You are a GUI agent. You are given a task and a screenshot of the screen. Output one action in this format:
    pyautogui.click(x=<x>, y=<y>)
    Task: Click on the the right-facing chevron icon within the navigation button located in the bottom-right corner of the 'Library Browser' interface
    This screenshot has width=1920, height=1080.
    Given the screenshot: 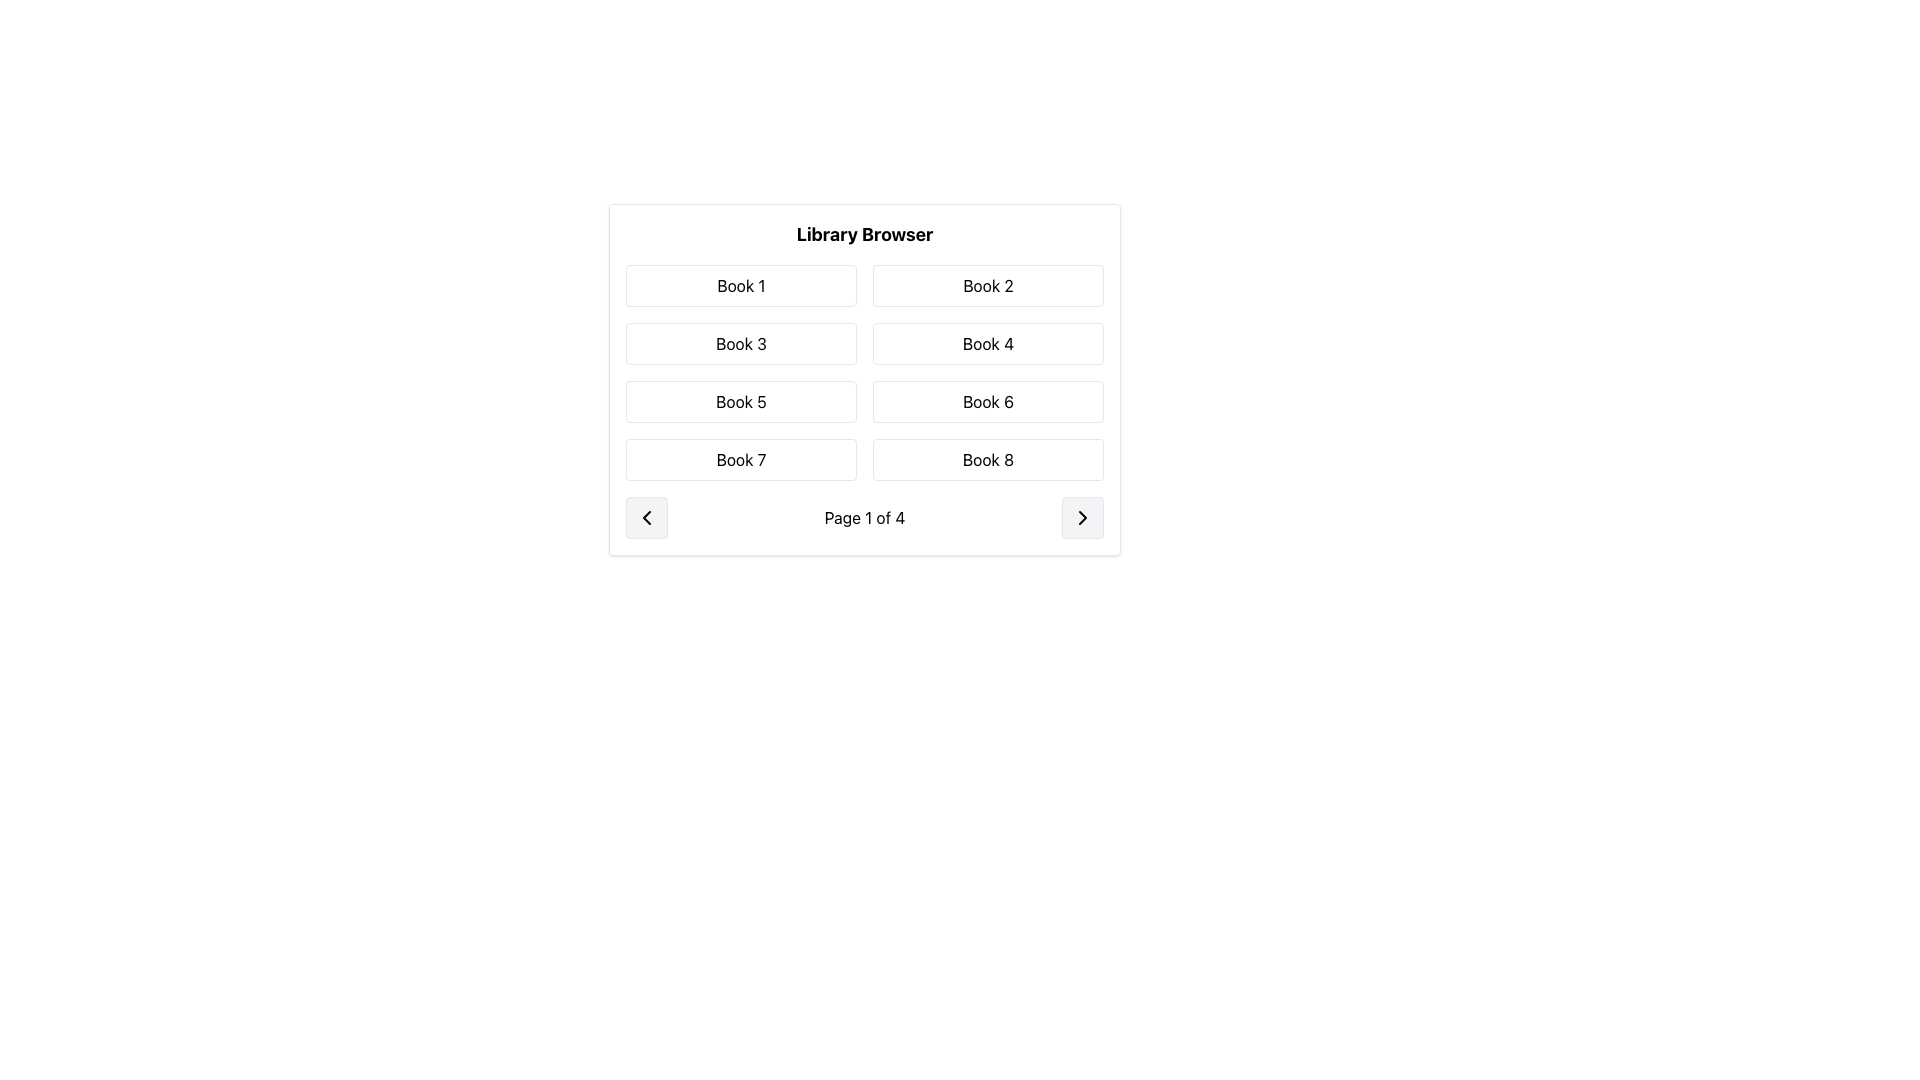 What is the action you would take?
    pyautogui.click(x=1082, y=516)
    